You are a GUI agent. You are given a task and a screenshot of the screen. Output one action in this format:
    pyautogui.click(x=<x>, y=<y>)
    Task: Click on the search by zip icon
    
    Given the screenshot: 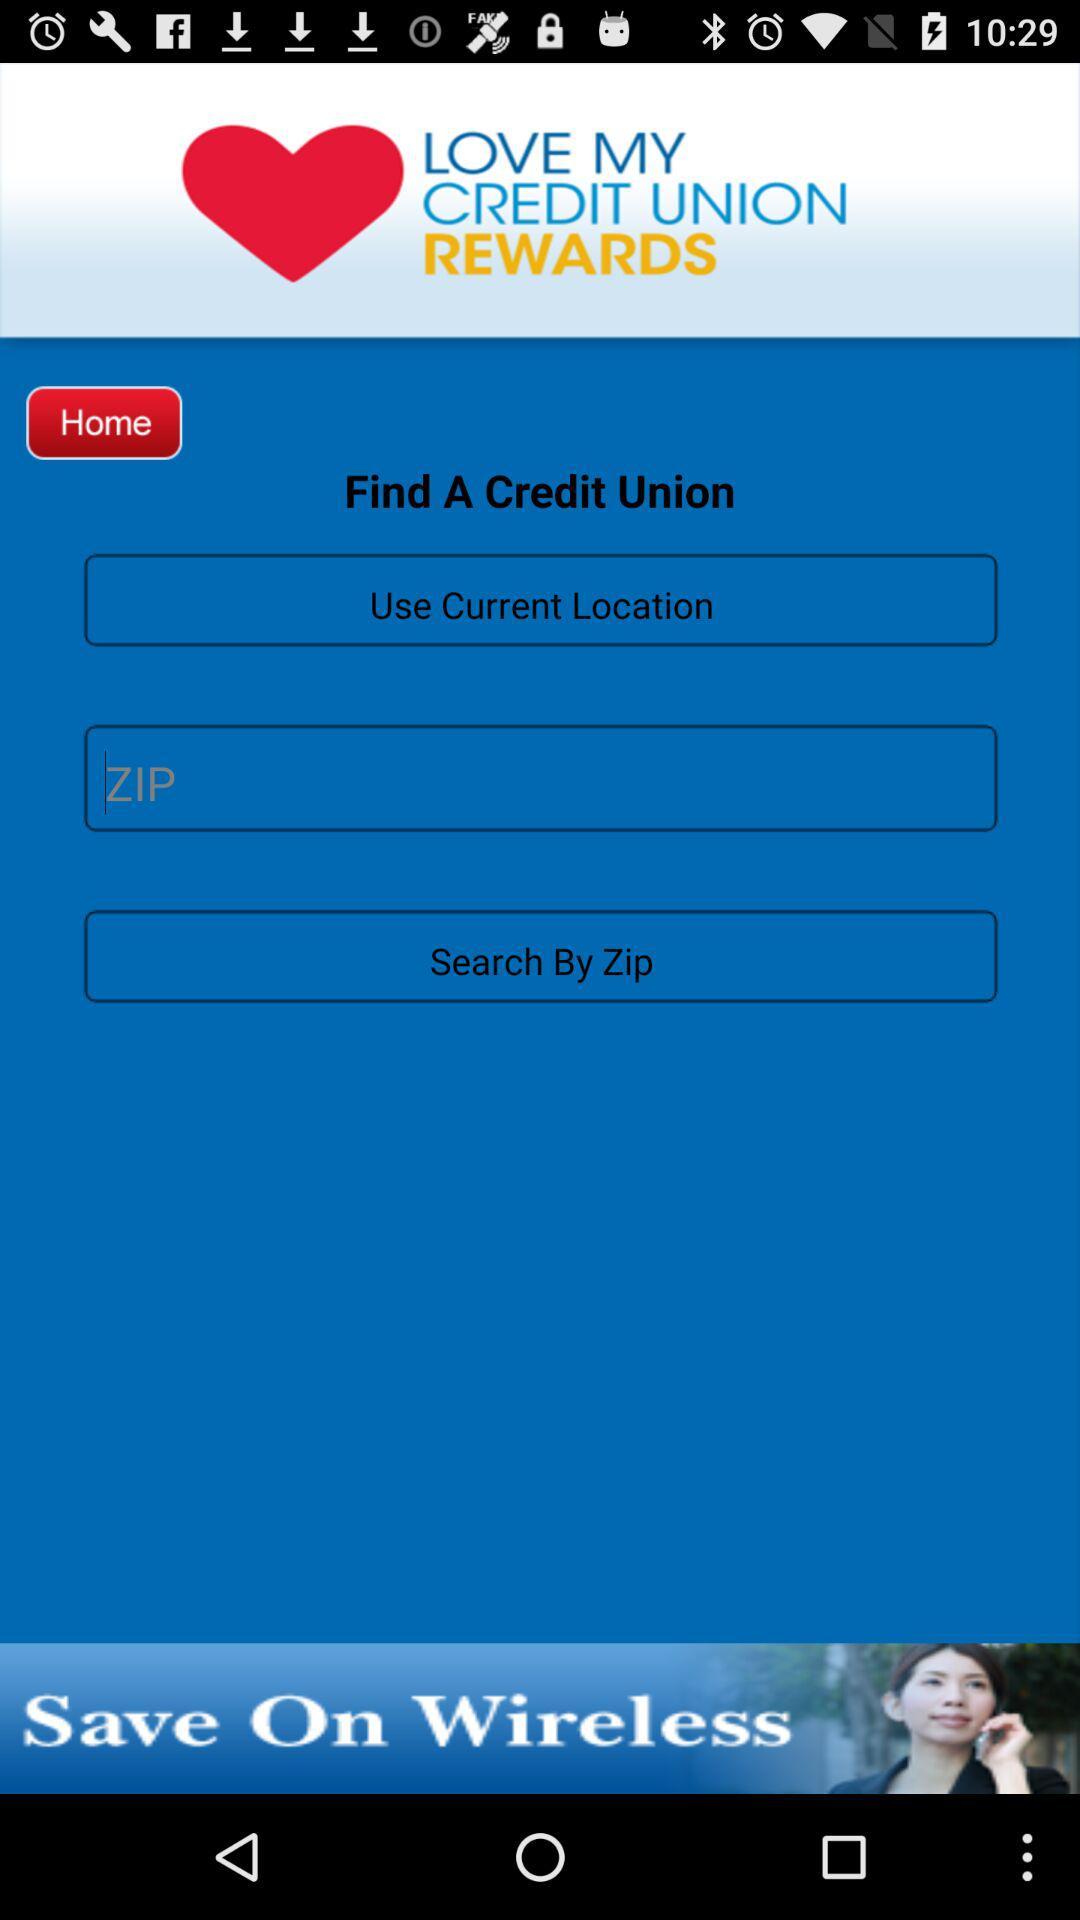 What is the action you would take?
    pyautogui.click(x=540, y=954)
    